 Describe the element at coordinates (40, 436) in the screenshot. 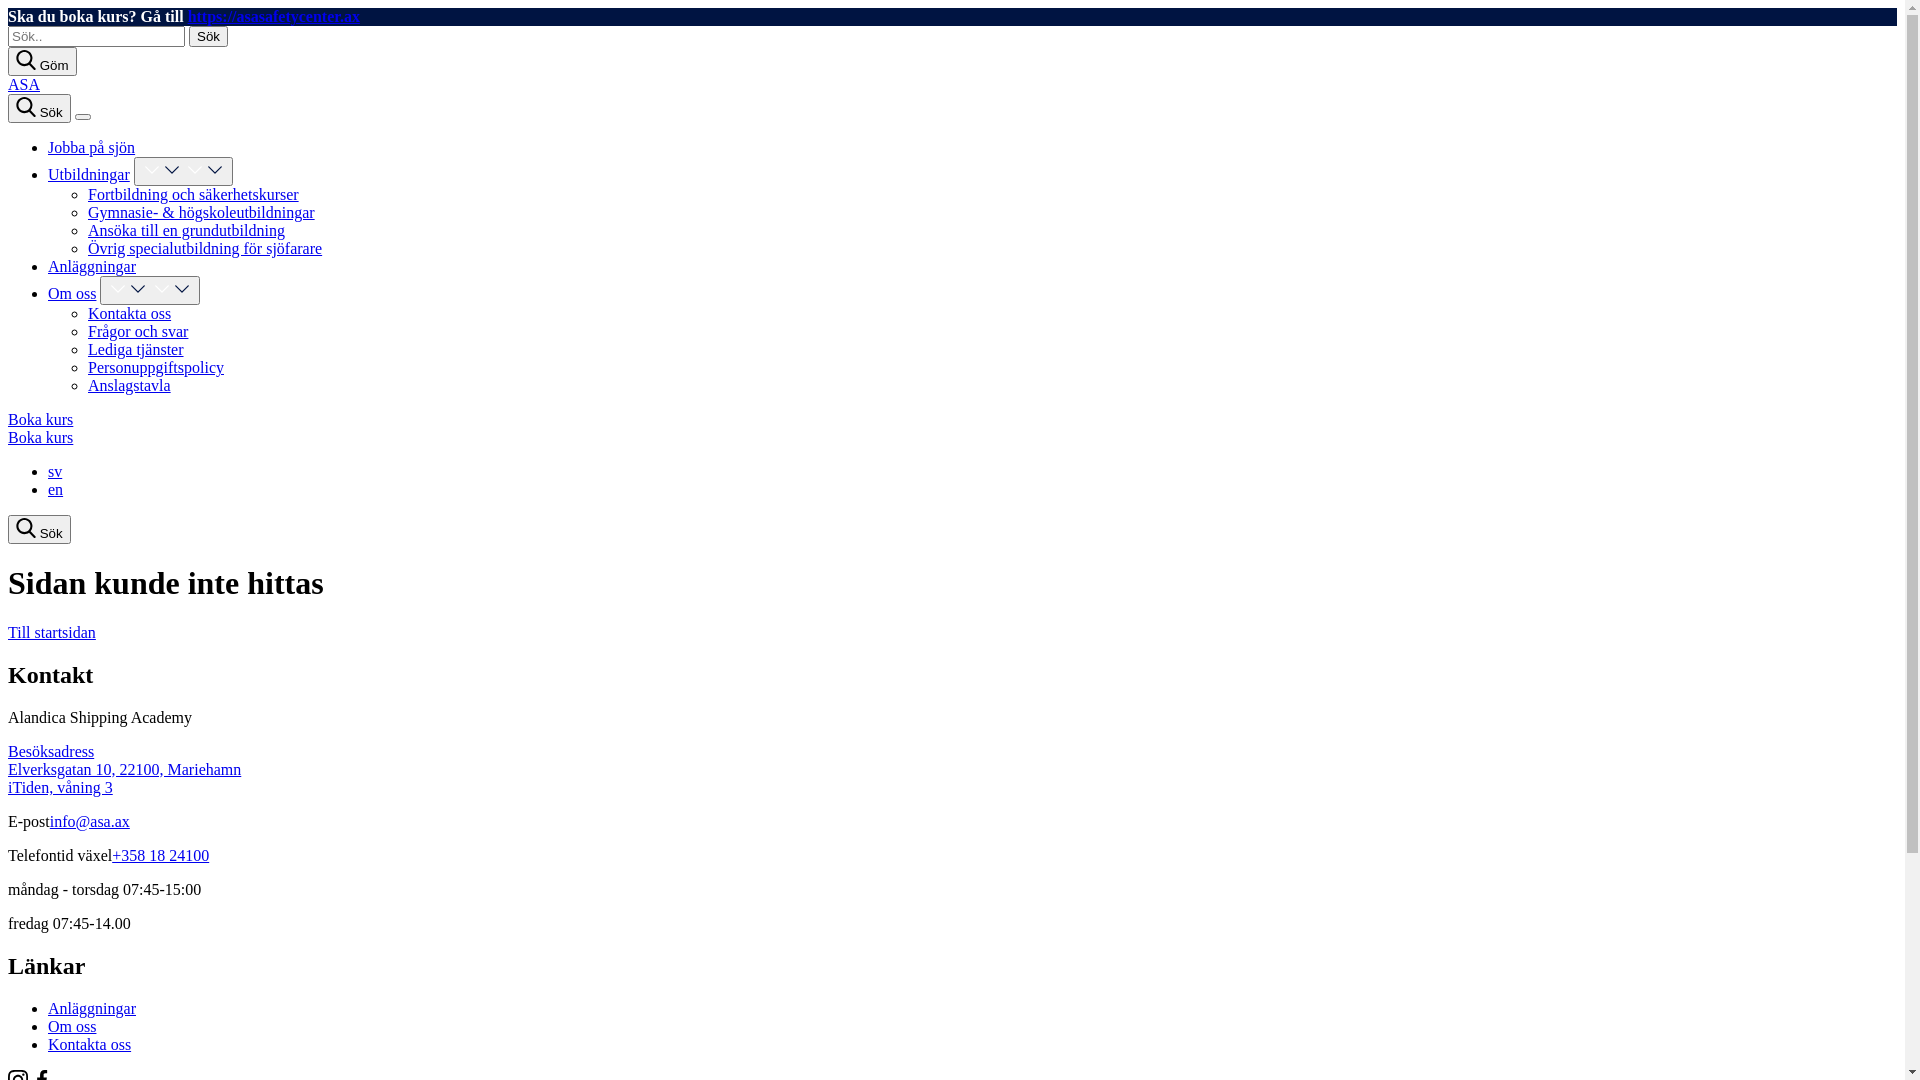

I see `'Boka kurs'` at that location.